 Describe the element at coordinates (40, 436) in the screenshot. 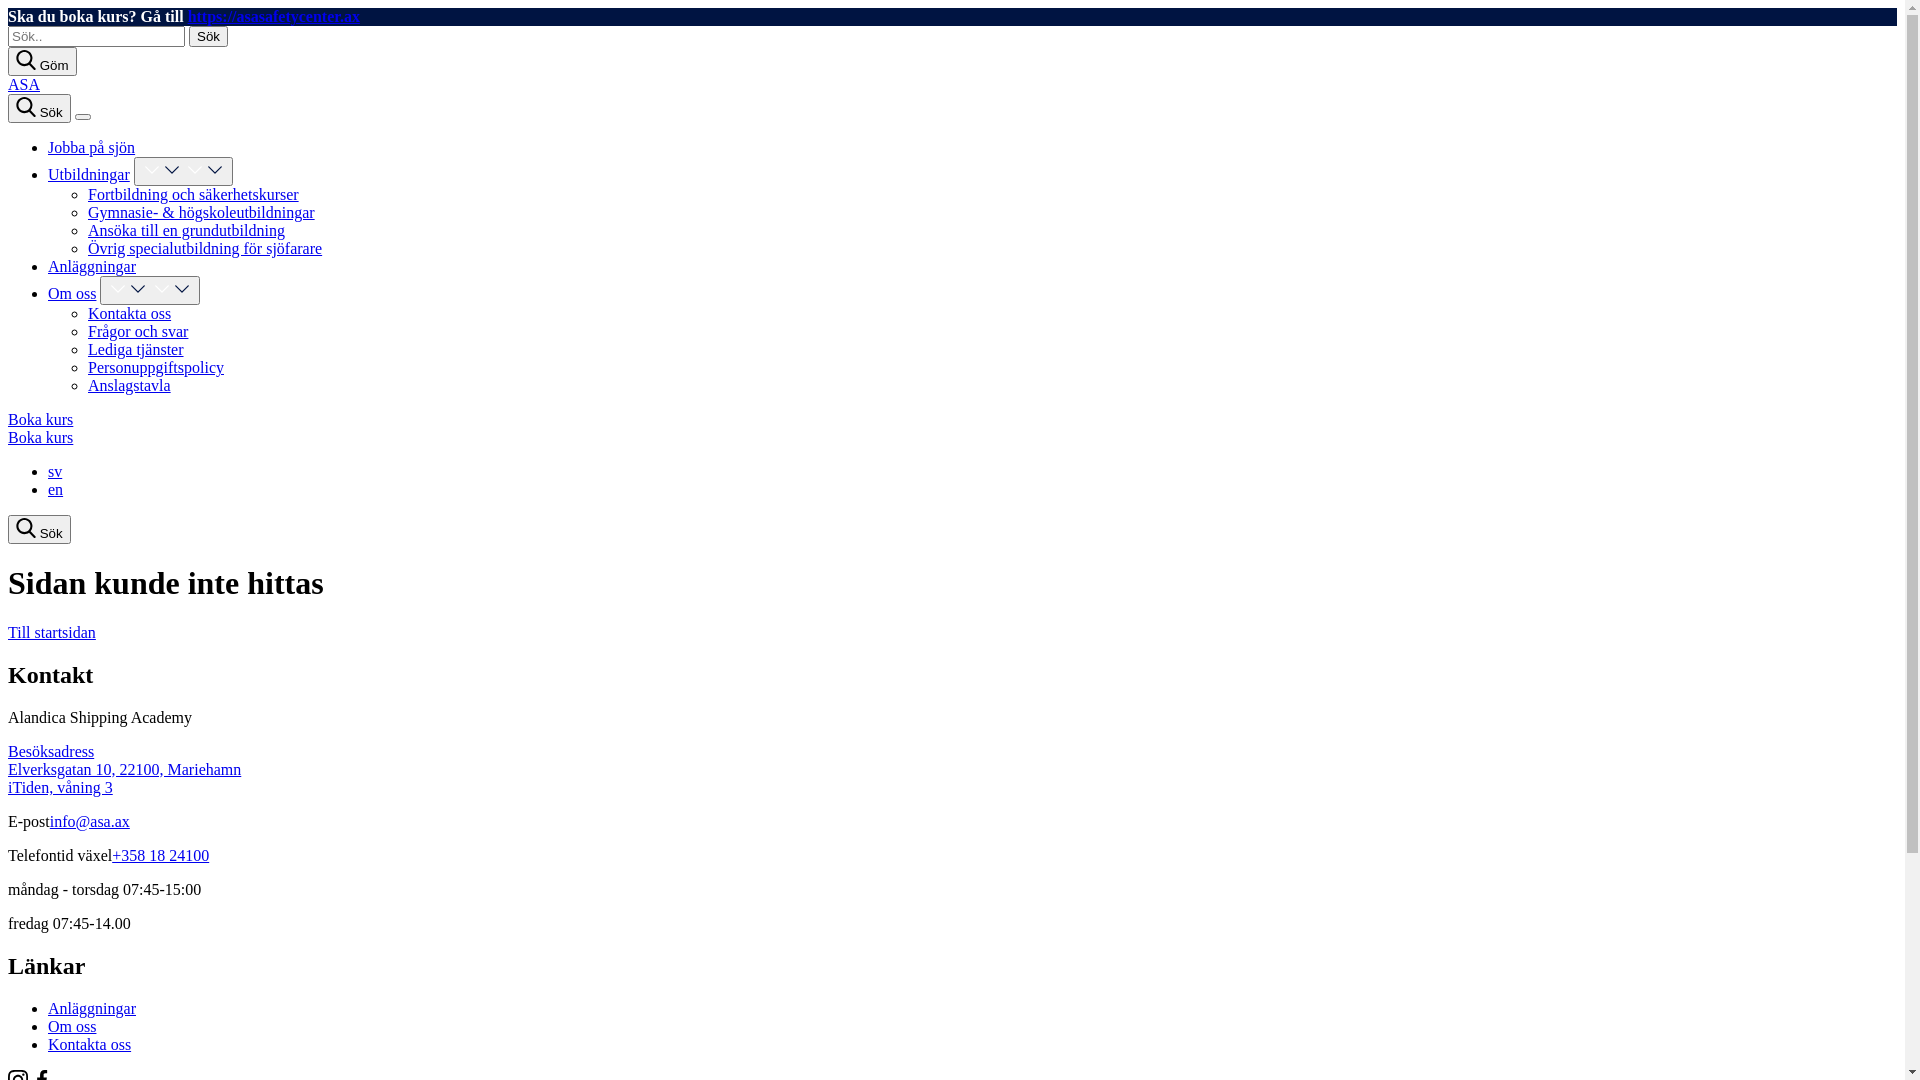

I see `'Boka kurs'` at that location.